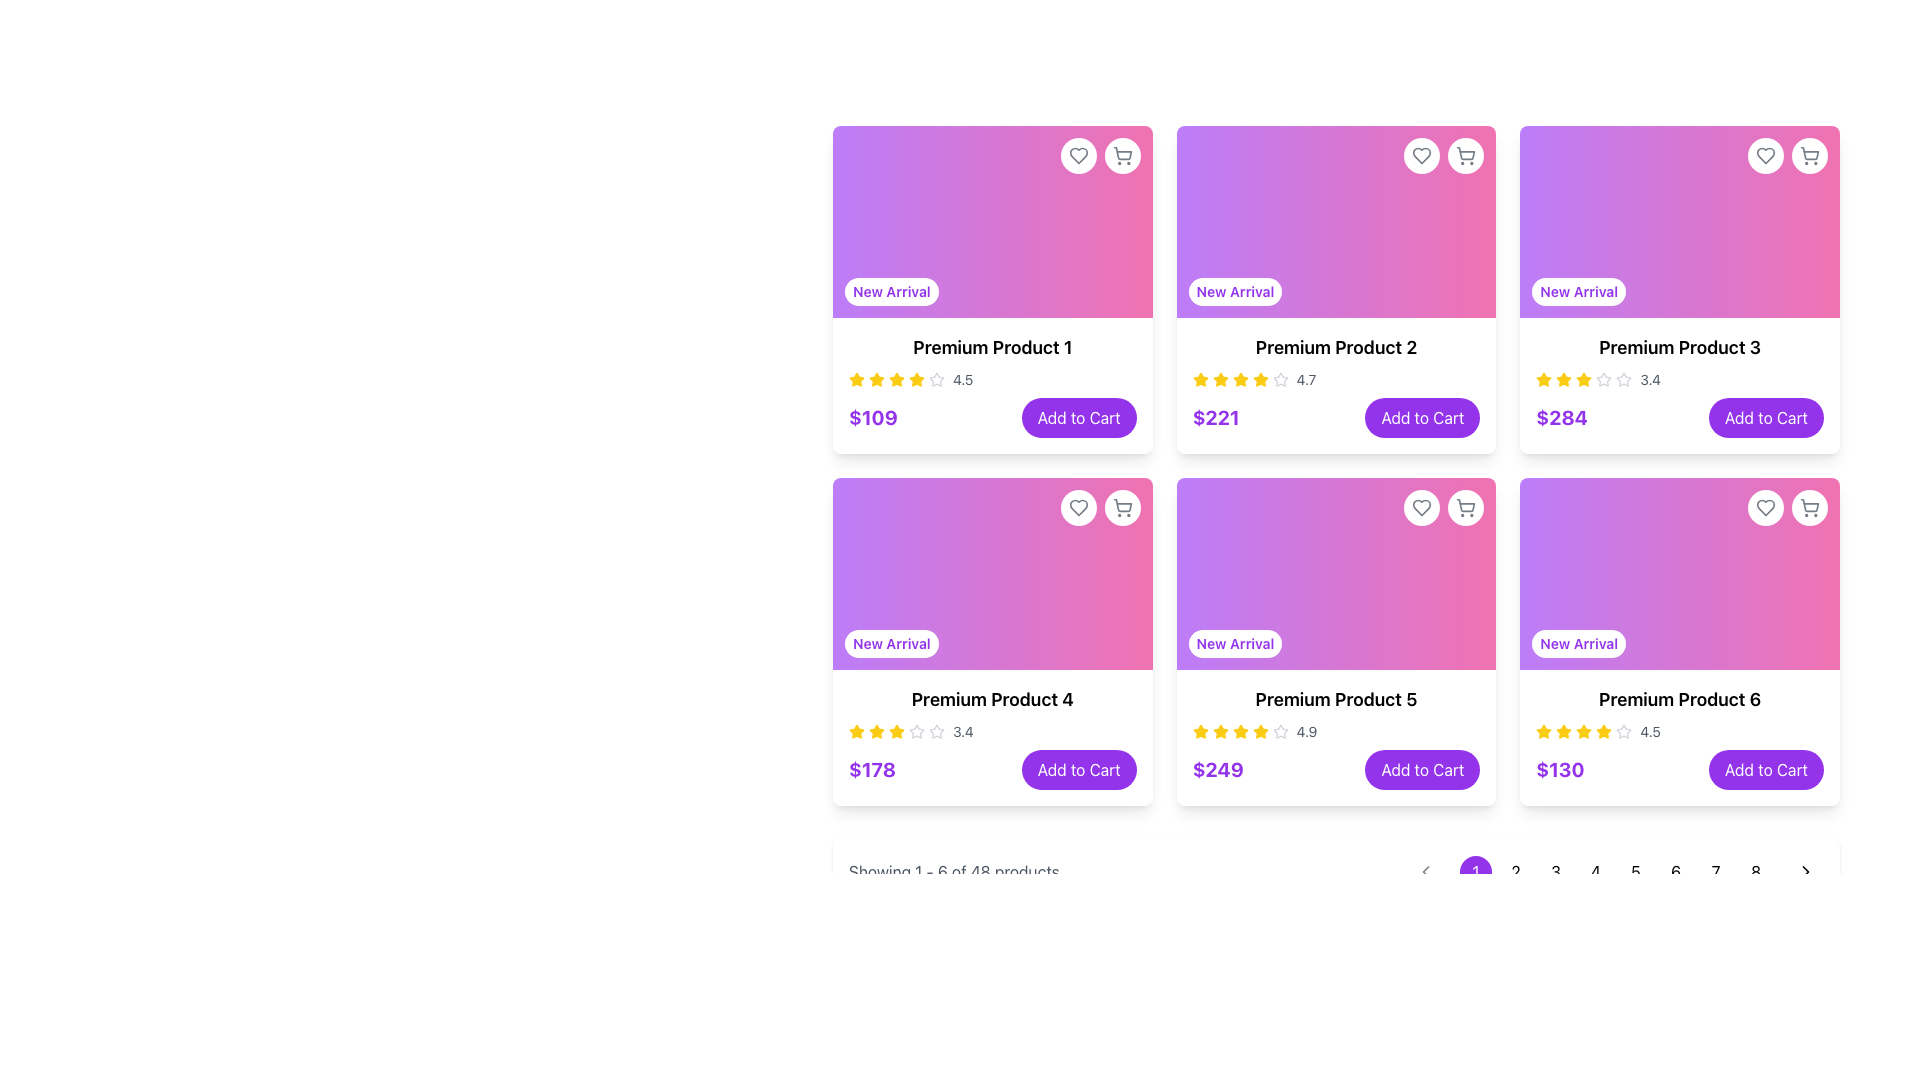 The width and height of the screenshot is (1920, 1080). What do you see at coordinates (890, 292) in the screenshot?
I see `the newly listed badge located at the top-left corner of the product card, above the product title` at bounding box center [890, 292].